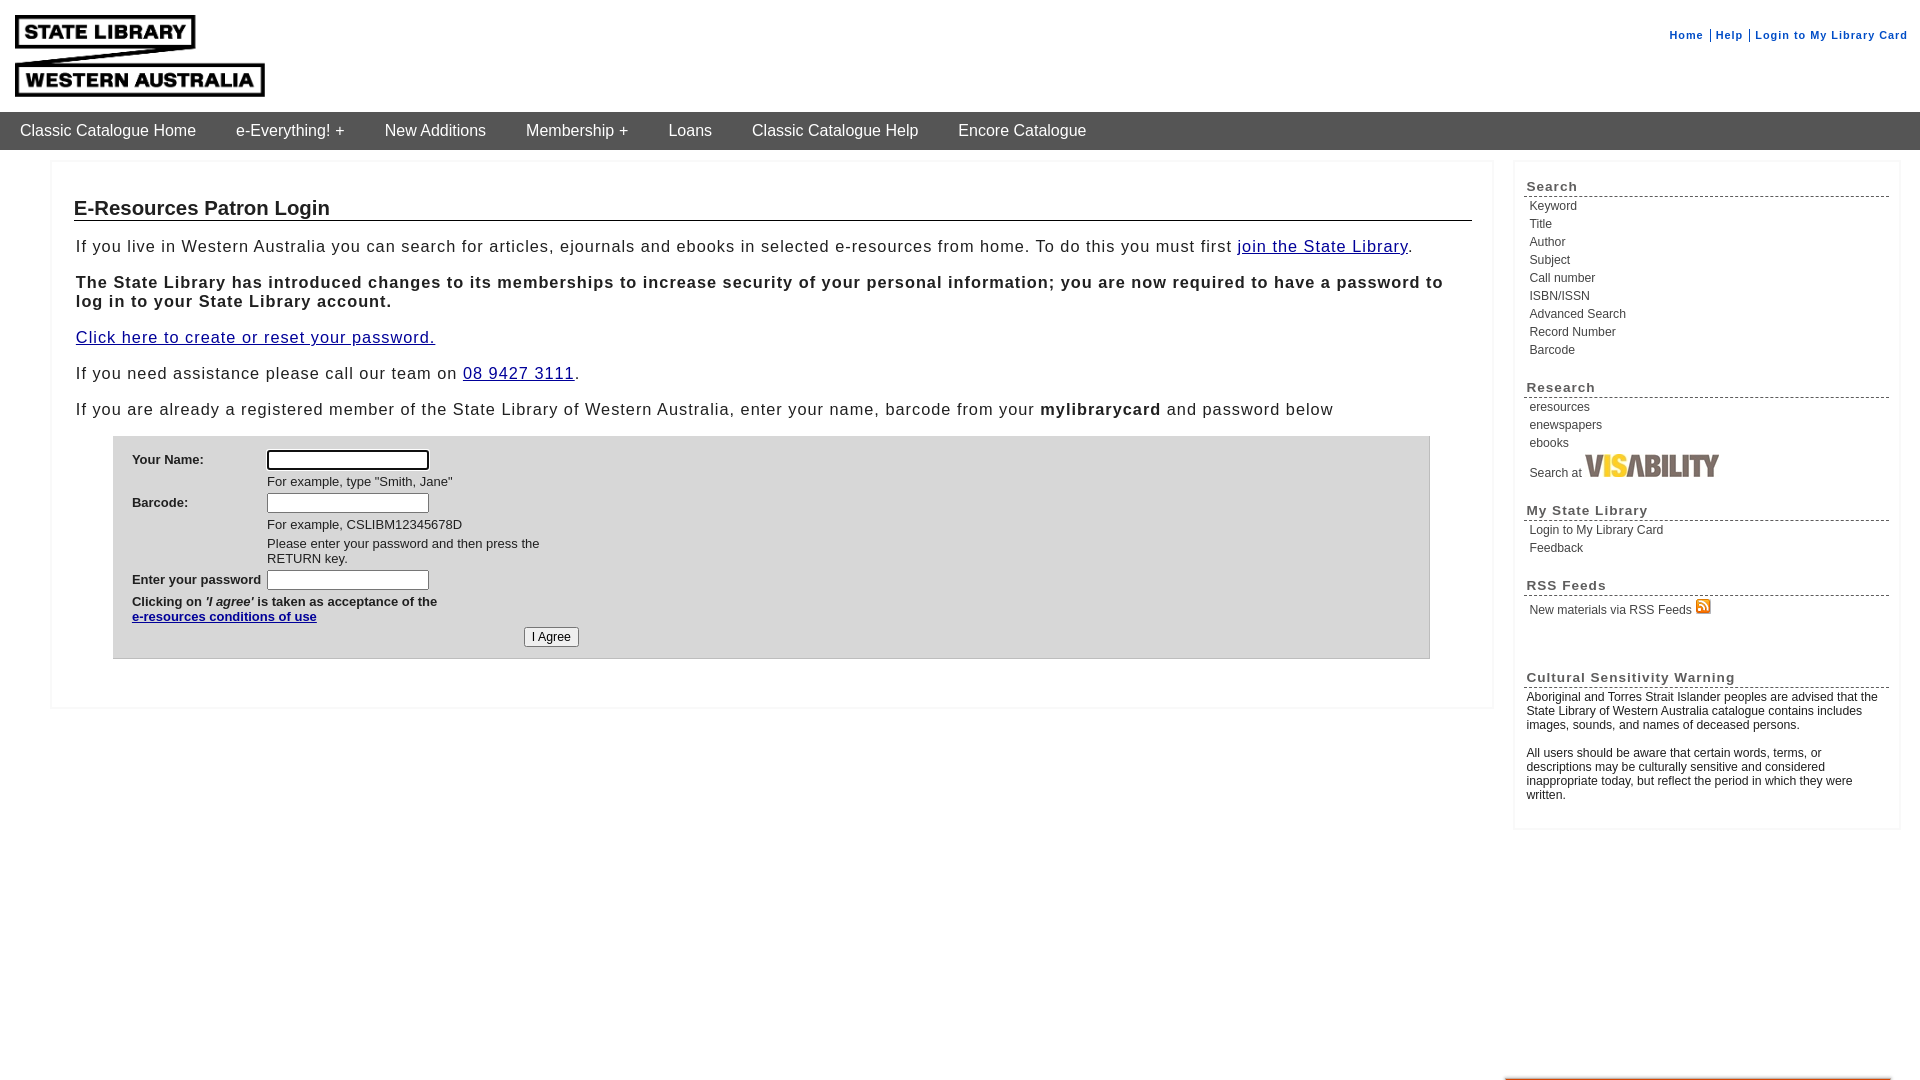 This screenshot has width=1920, height=1080. Describe the element at coordinates (730, 131) in the screenshot. I see `'Classic Catalogue Help'` at that location.